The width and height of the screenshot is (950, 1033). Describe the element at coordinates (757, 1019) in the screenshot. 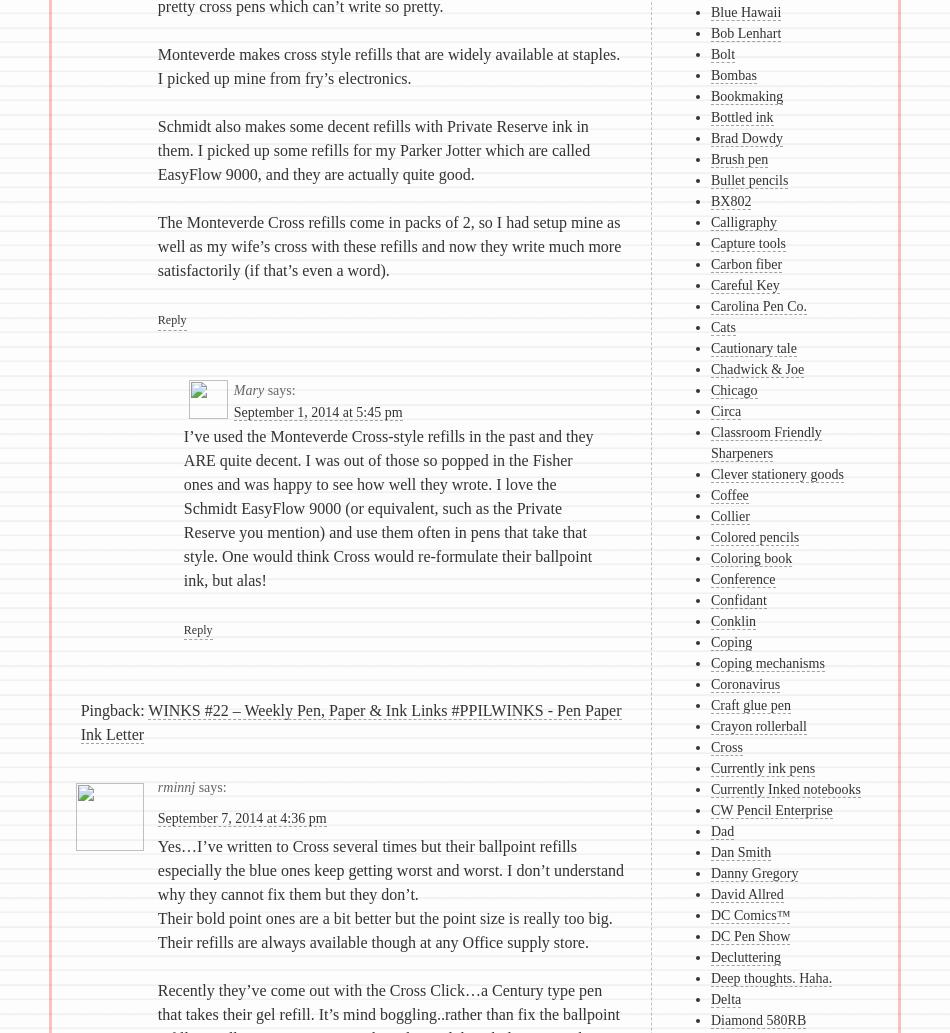

I see `'Diamond 580RB'` at that location.